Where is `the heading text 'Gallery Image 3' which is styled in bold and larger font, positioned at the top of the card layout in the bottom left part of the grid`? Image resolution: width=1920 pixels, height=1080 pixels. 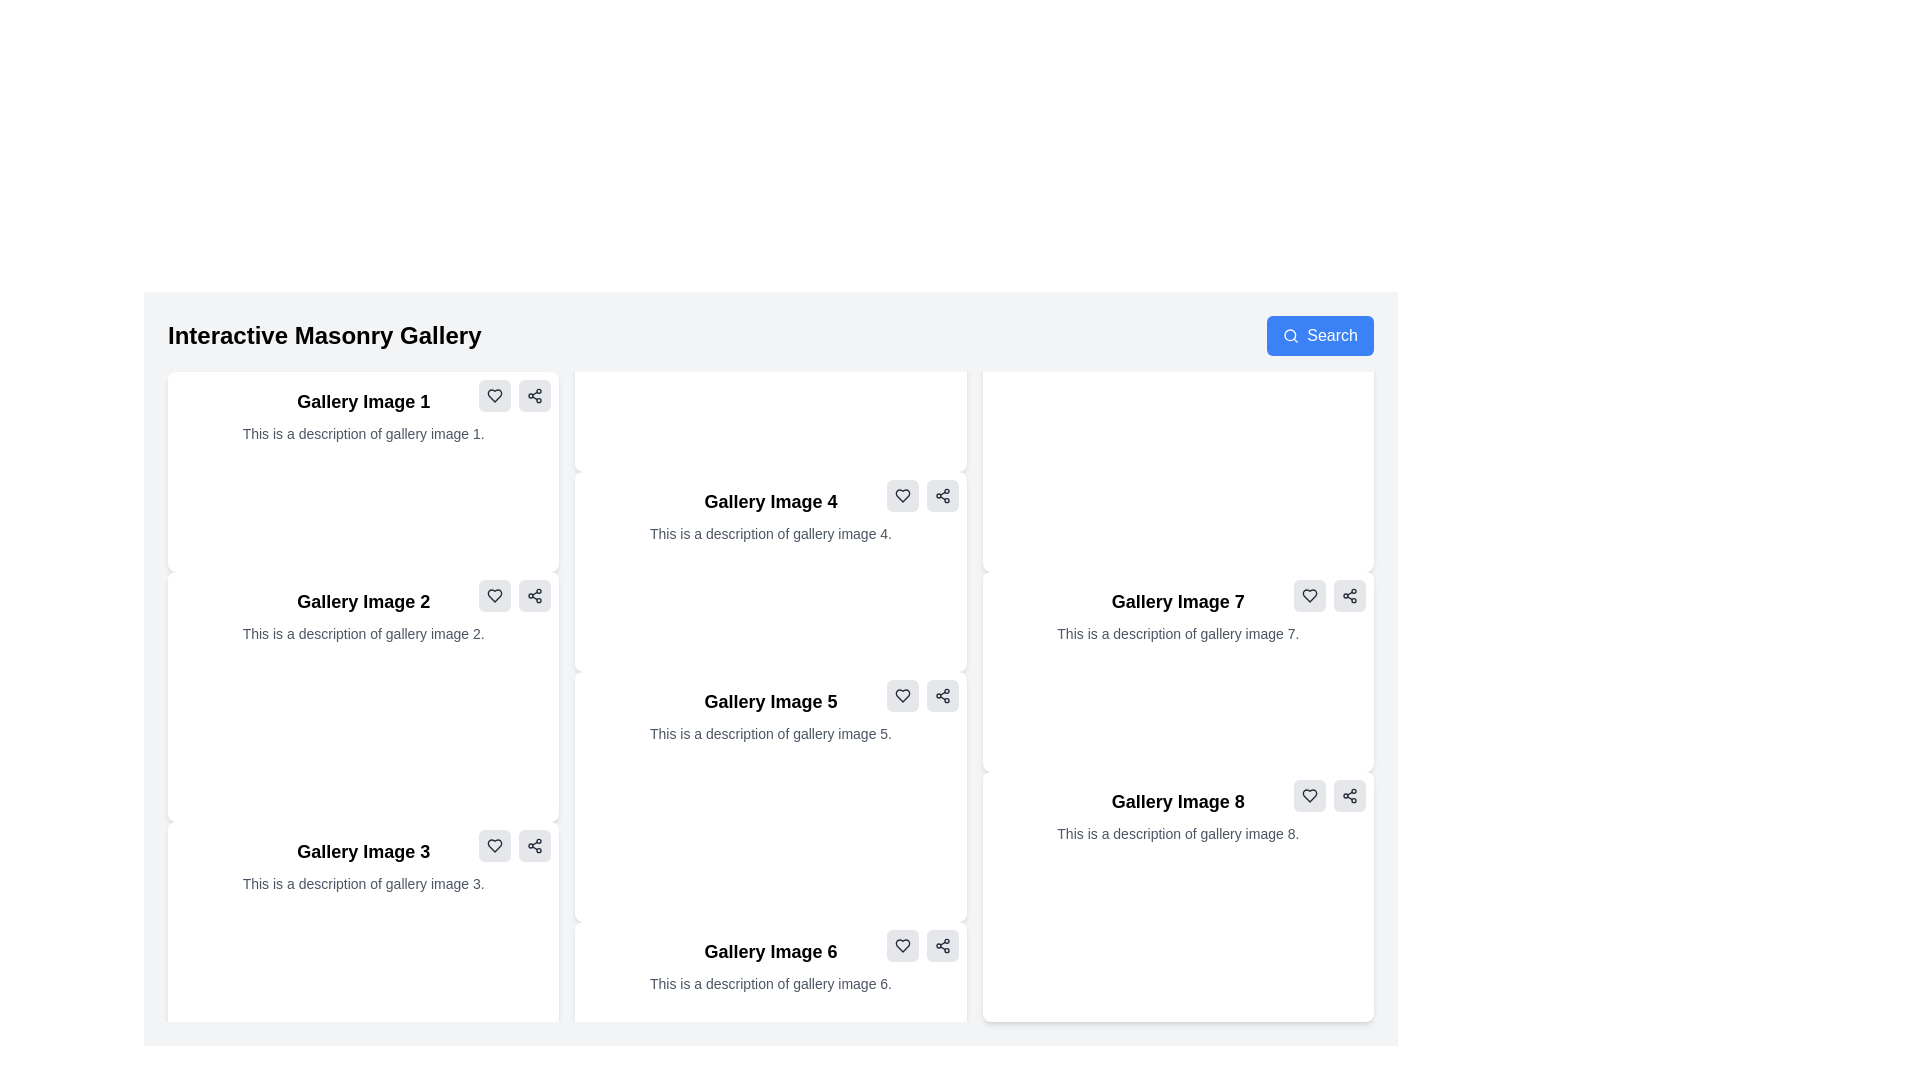
the heading text 'Gallery Image 3' which is styled in bold and larger font, positioned at the top of the card layout in the bottom left part of the grid is located at coordinates (363, 852).